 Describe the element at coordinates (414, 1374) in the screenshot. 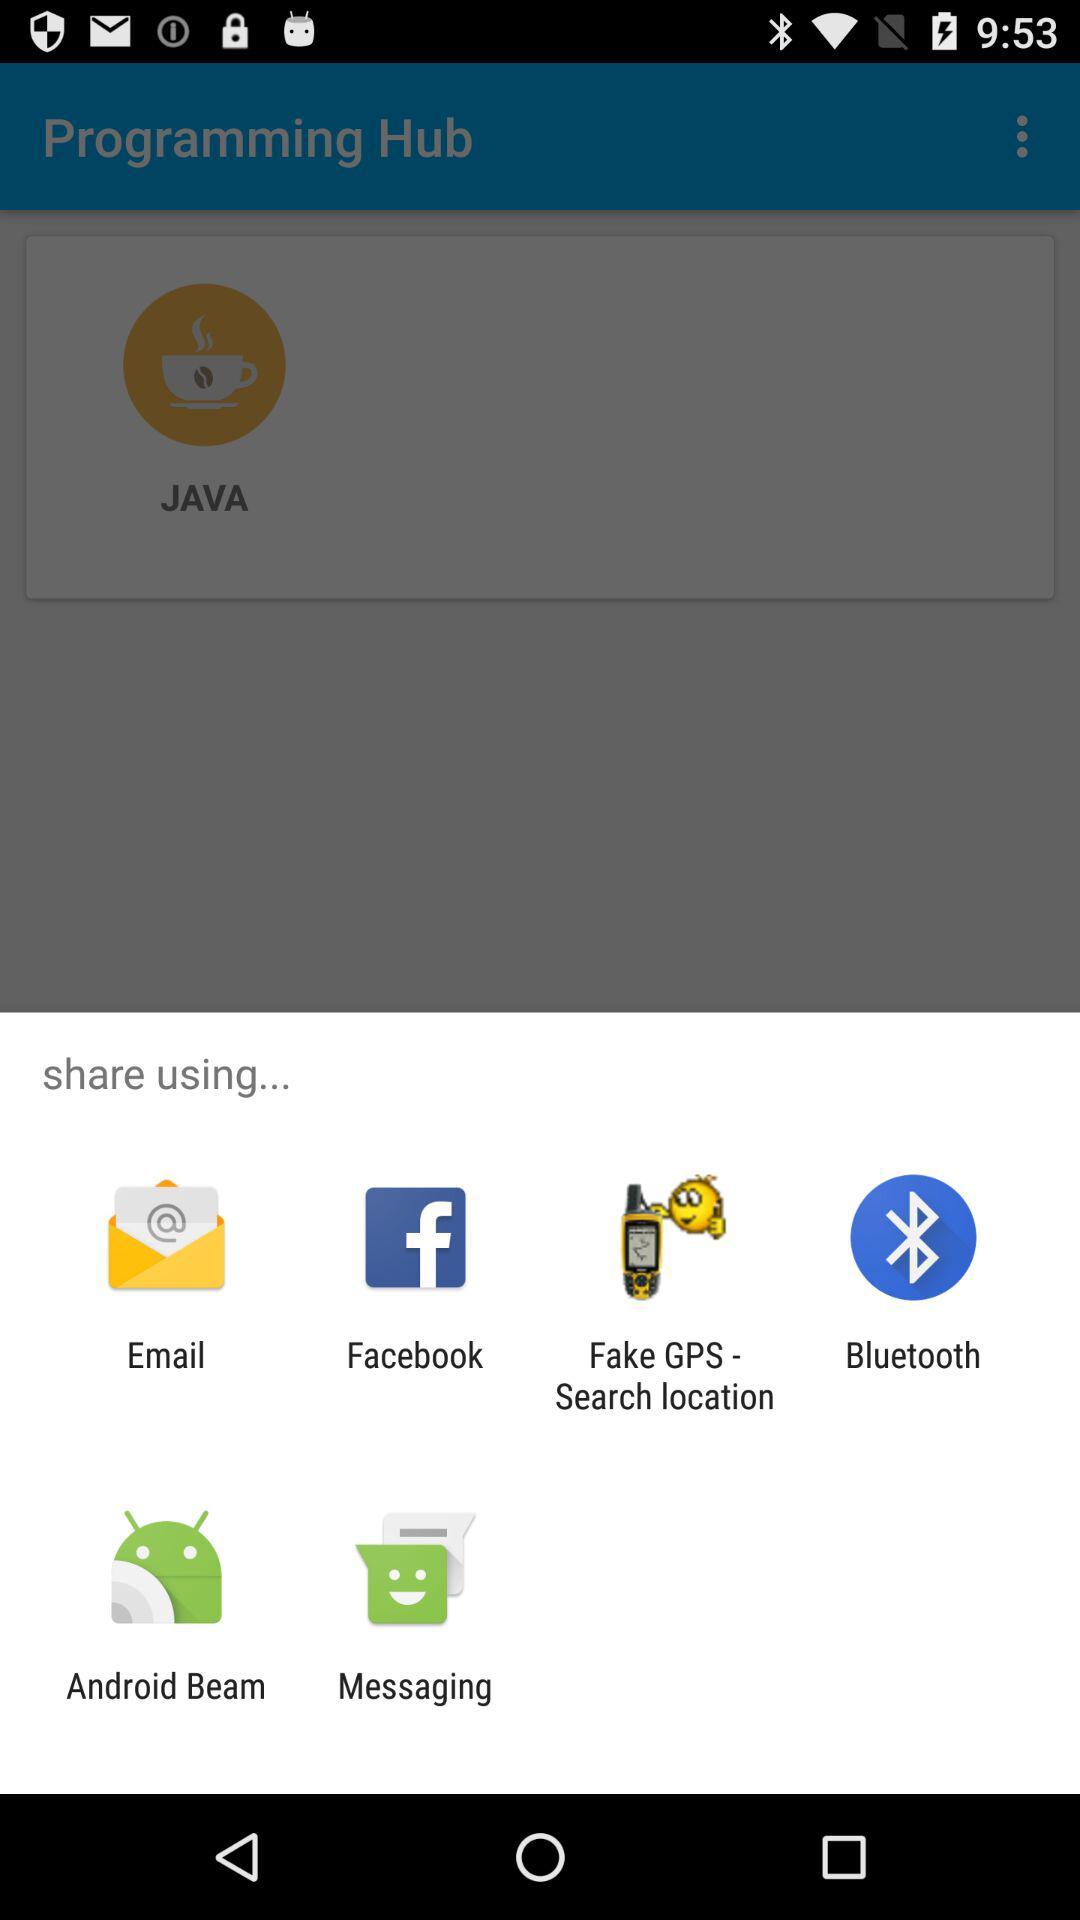

I see `app to the left of the fake gps search icon` at that location.